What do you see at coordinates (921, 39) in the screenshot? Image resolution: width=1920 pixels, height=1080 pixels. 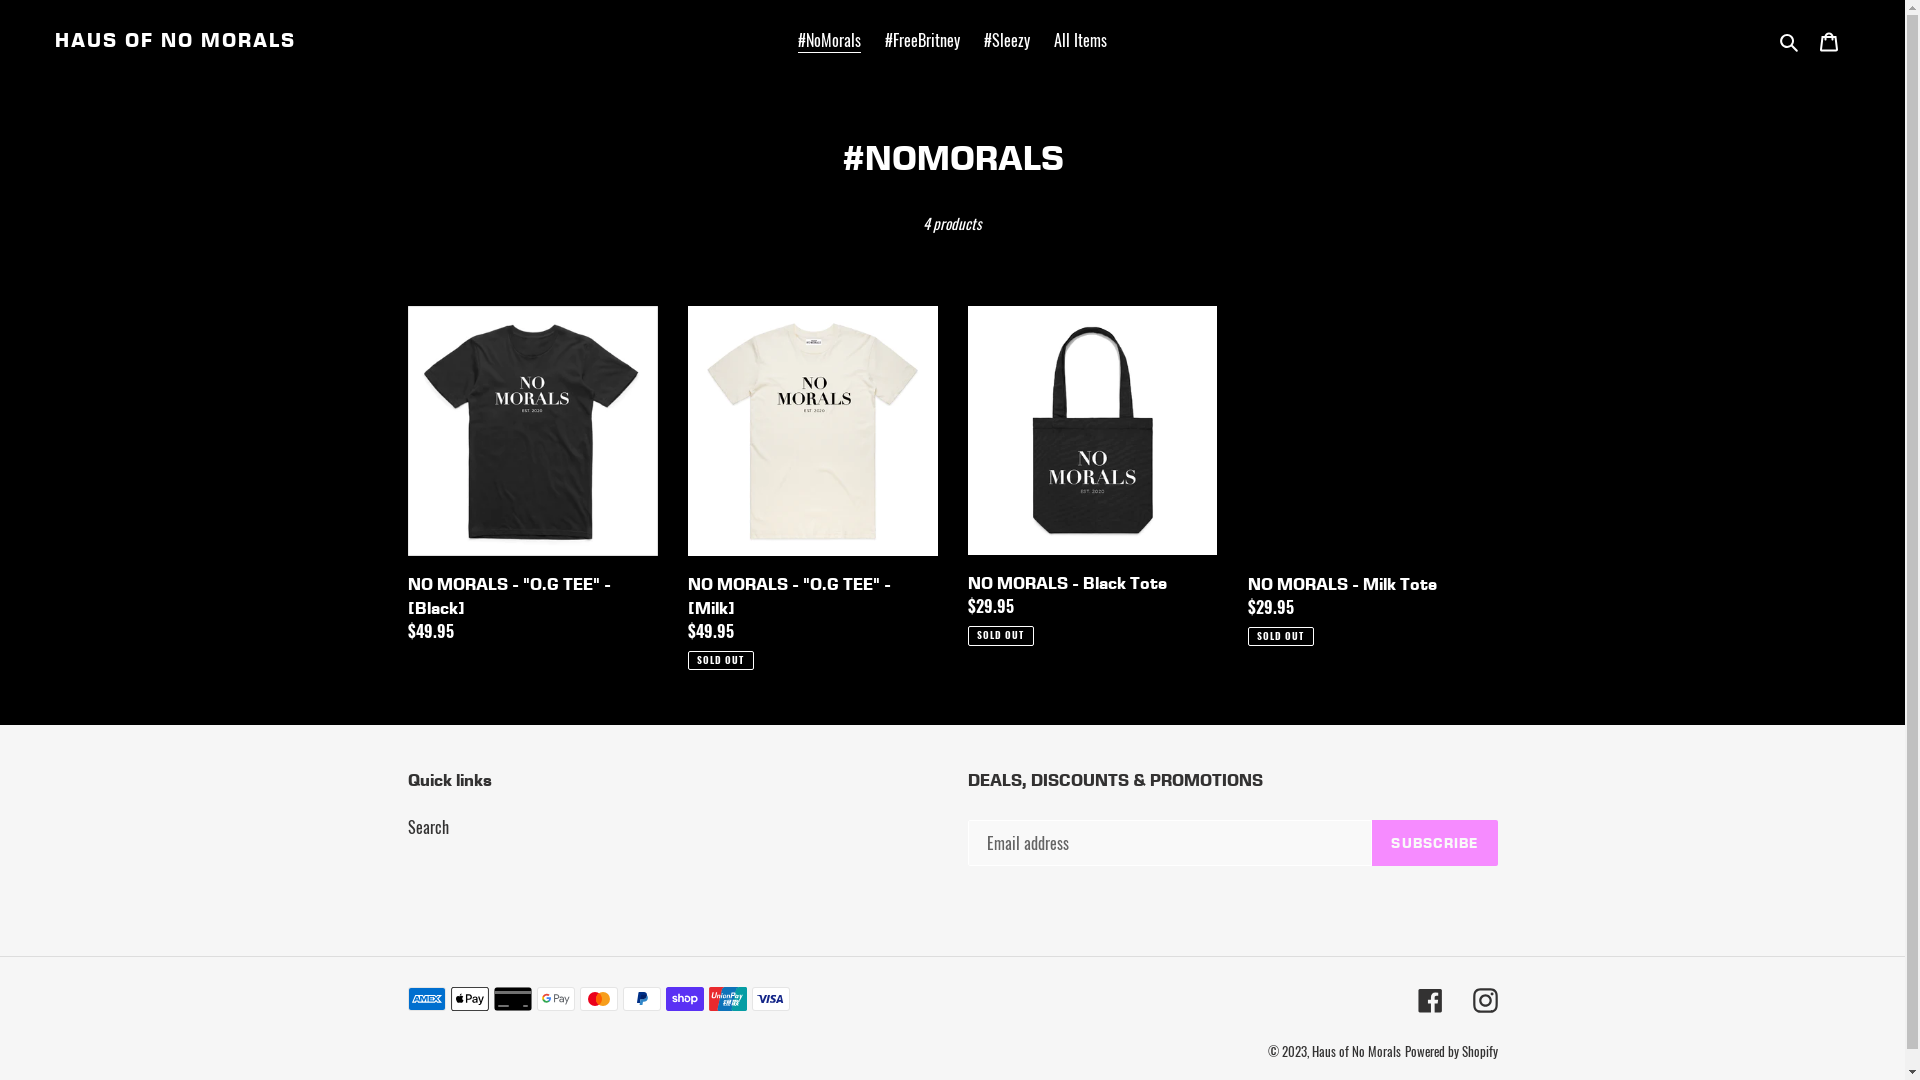 I see `'#FreeBritney'` at bounding box center [921, 39].